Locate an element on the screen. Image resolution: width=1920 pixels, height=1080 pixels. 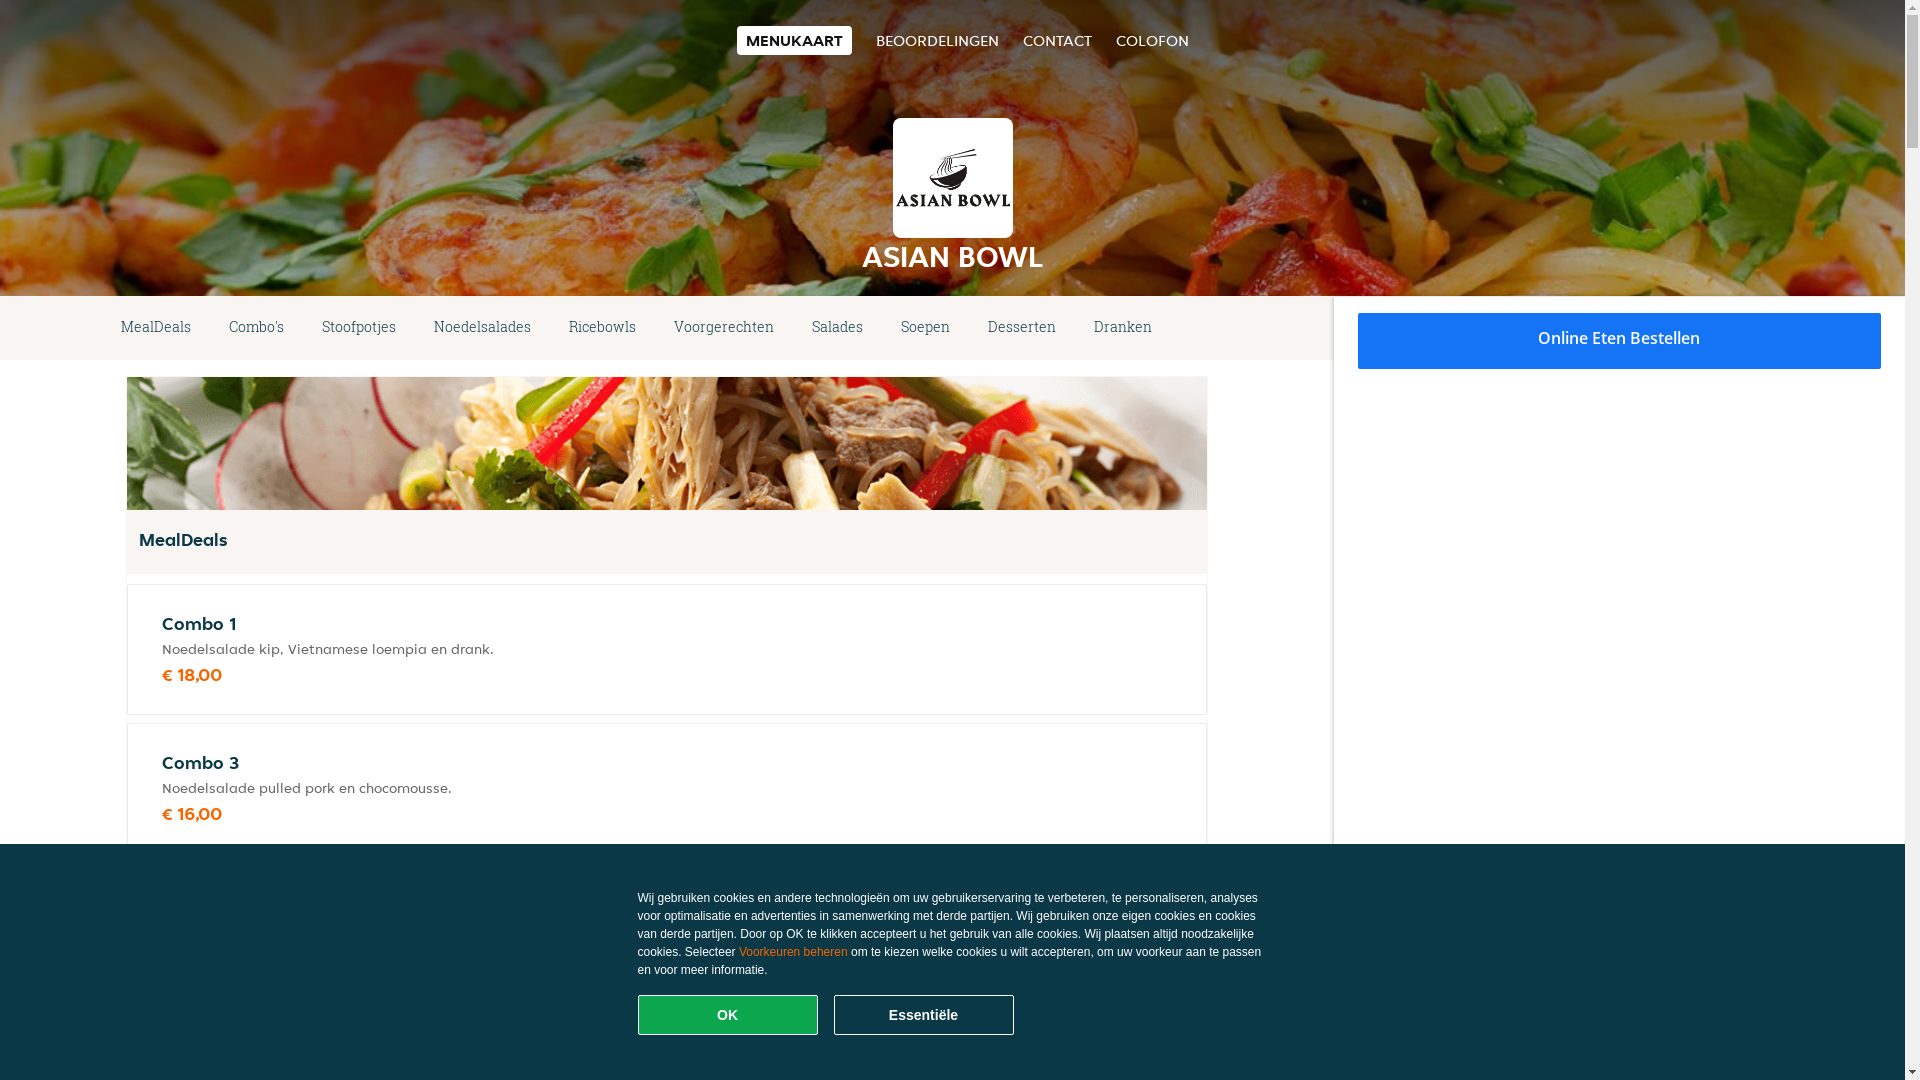
'BEOORDELINGEN' is located at coordinates (875, 40).